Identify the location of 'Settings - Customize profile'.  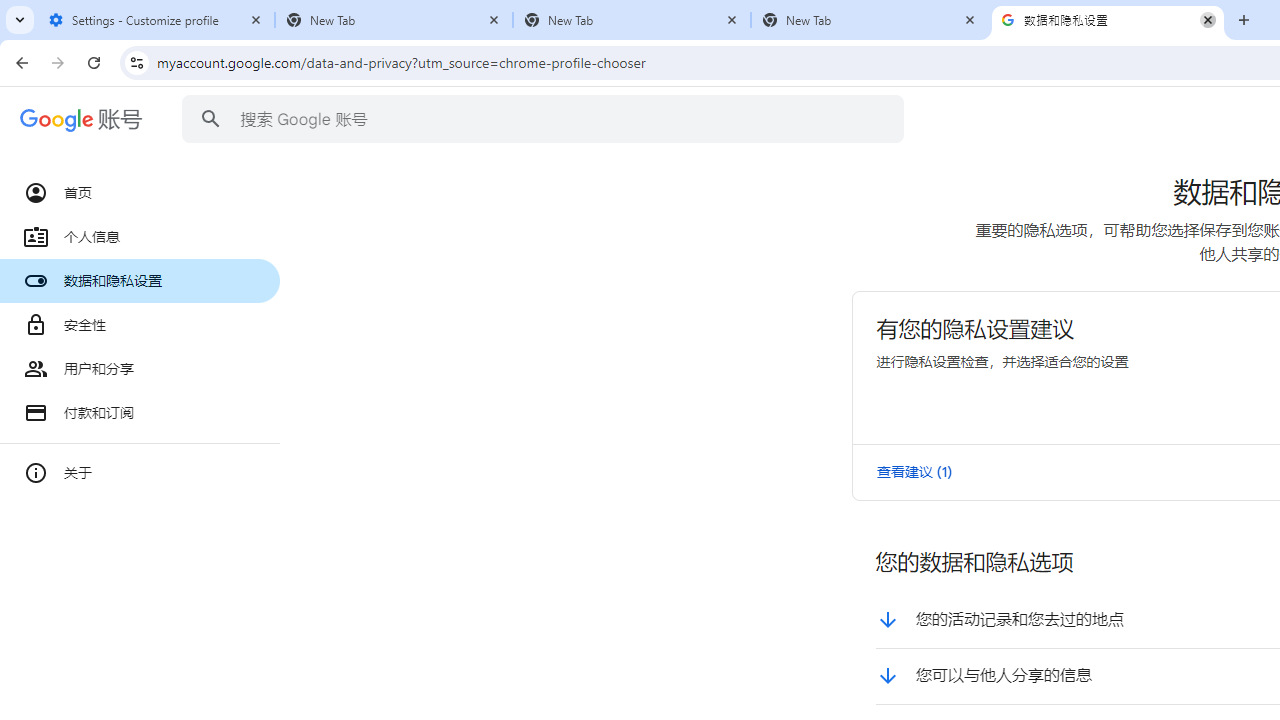
(155, 20).